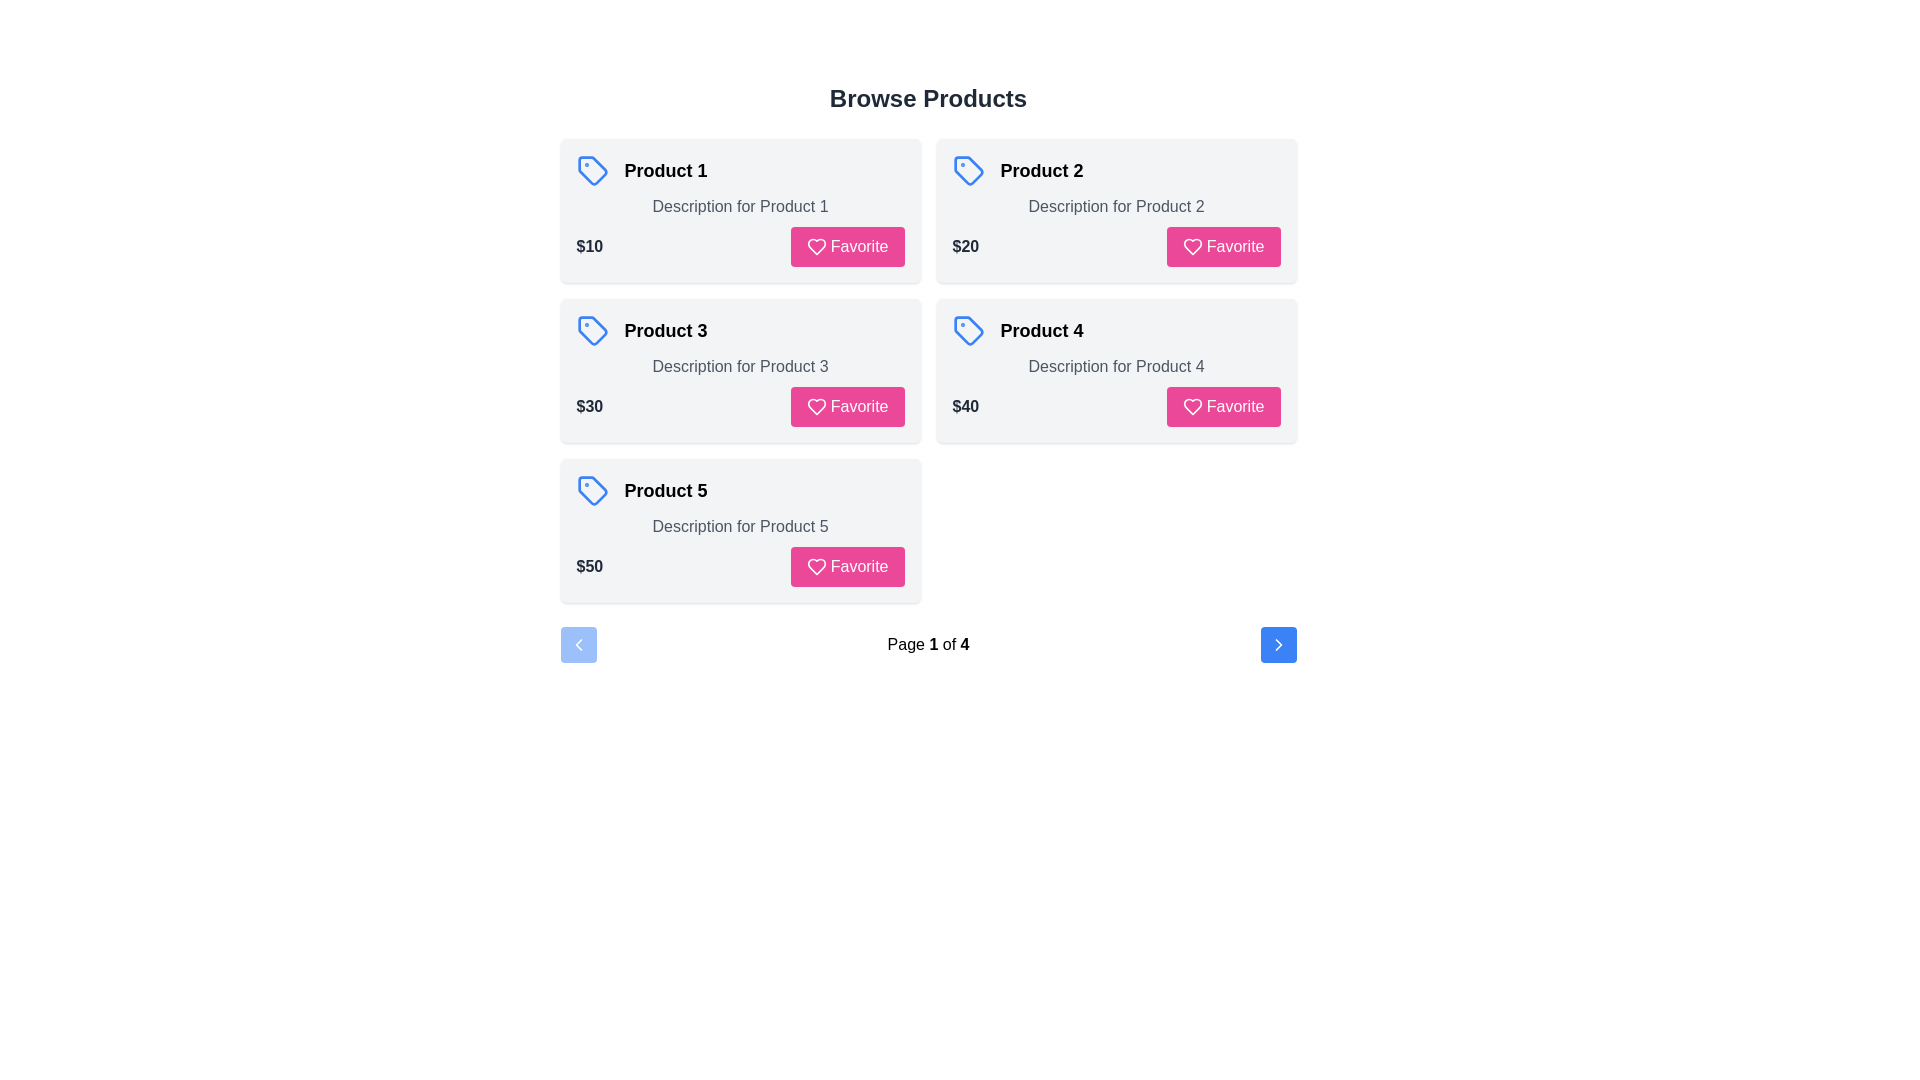 Image resolution: width=1920 pixels, height=1080 pixels. What do you see at coordinates (965, 406) in the screenshot?
I see `the price label displaying '$40' in bold black font, located in the bottom section of the card for 'Product 4', to the left of the 'Favorite' button` at bounding box center [965, 406].